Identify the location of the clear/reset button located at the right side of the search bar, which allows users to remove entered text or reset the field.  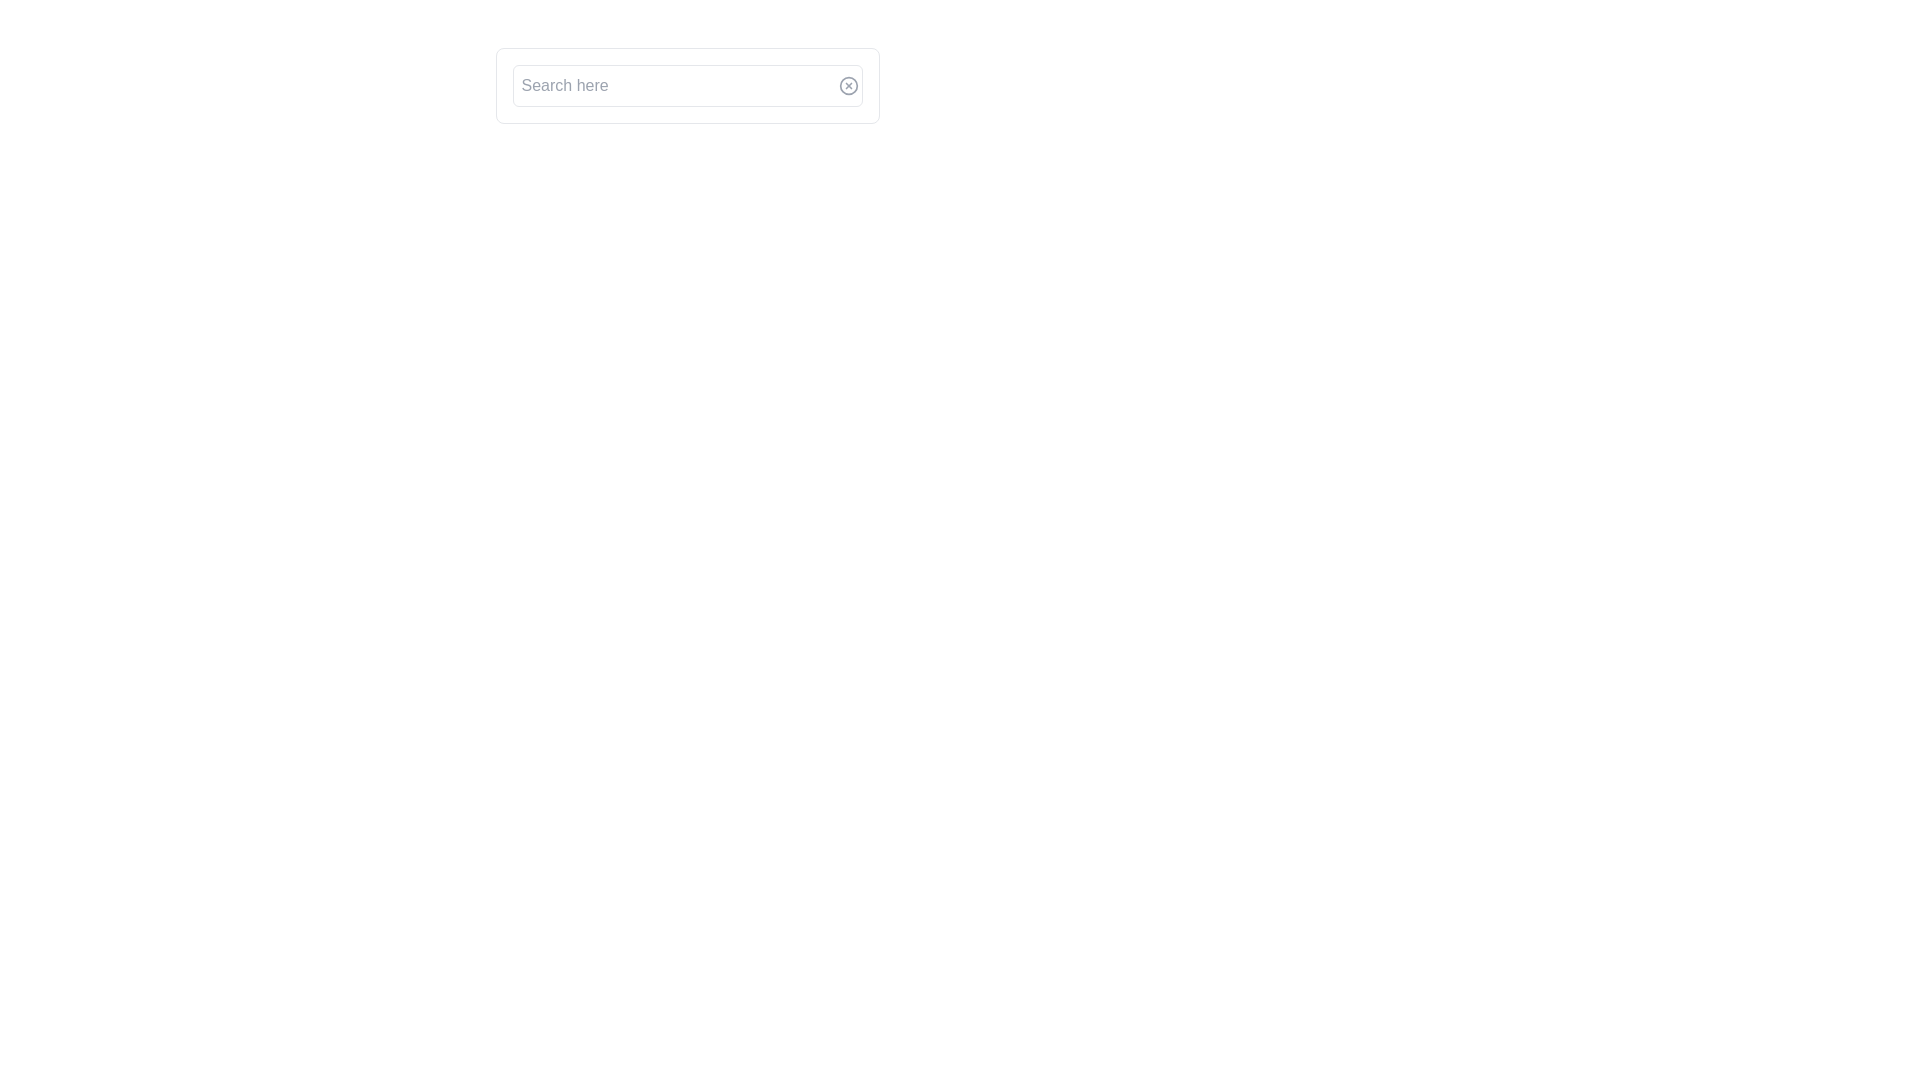
(848, 84).